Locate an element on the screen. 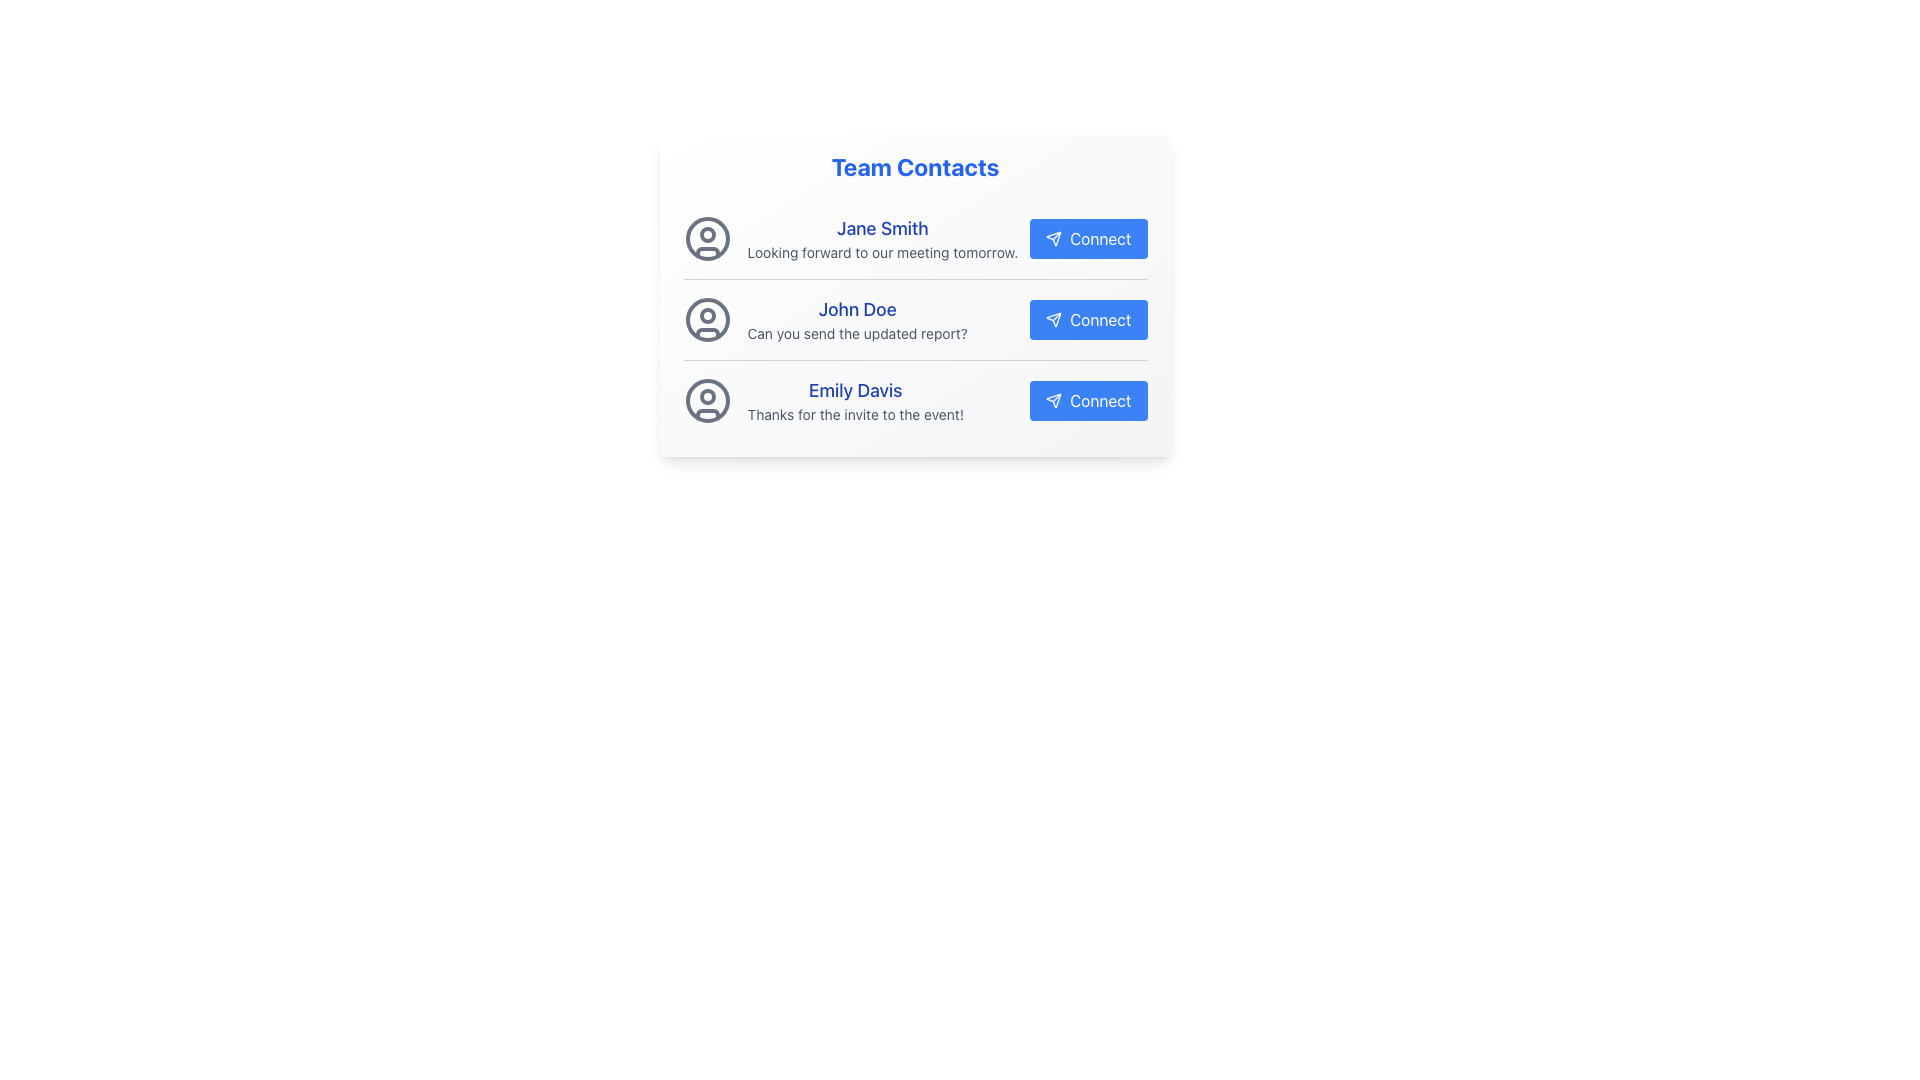 Image resolution: width=1920 pixels, height=1080 pixels. the Curve element that forms the lower part of the user profile icon, which is styled as a thin outline and is adjacent to the name 'Jane Smith' is located at coordinates (707, 251).